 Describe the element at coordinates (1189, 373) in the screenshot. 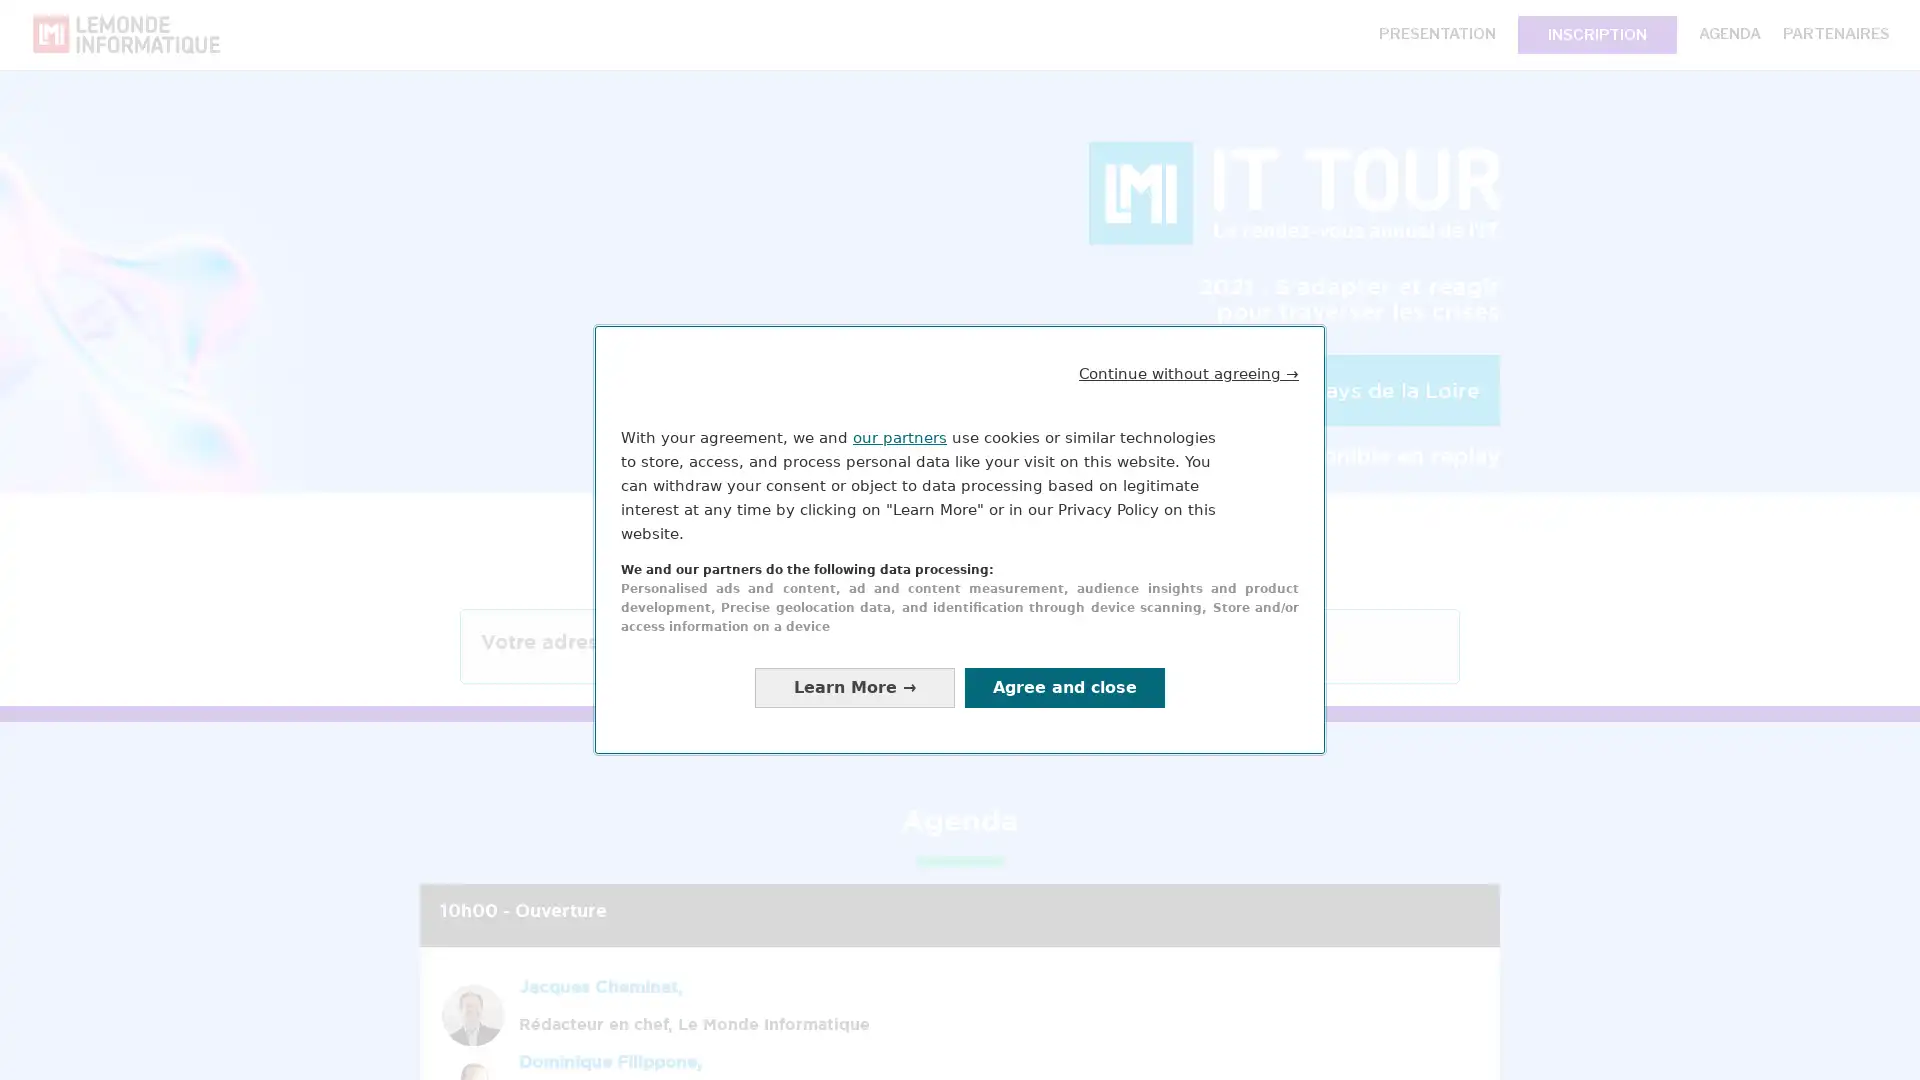

I see `Continue without agreeing` at that location.